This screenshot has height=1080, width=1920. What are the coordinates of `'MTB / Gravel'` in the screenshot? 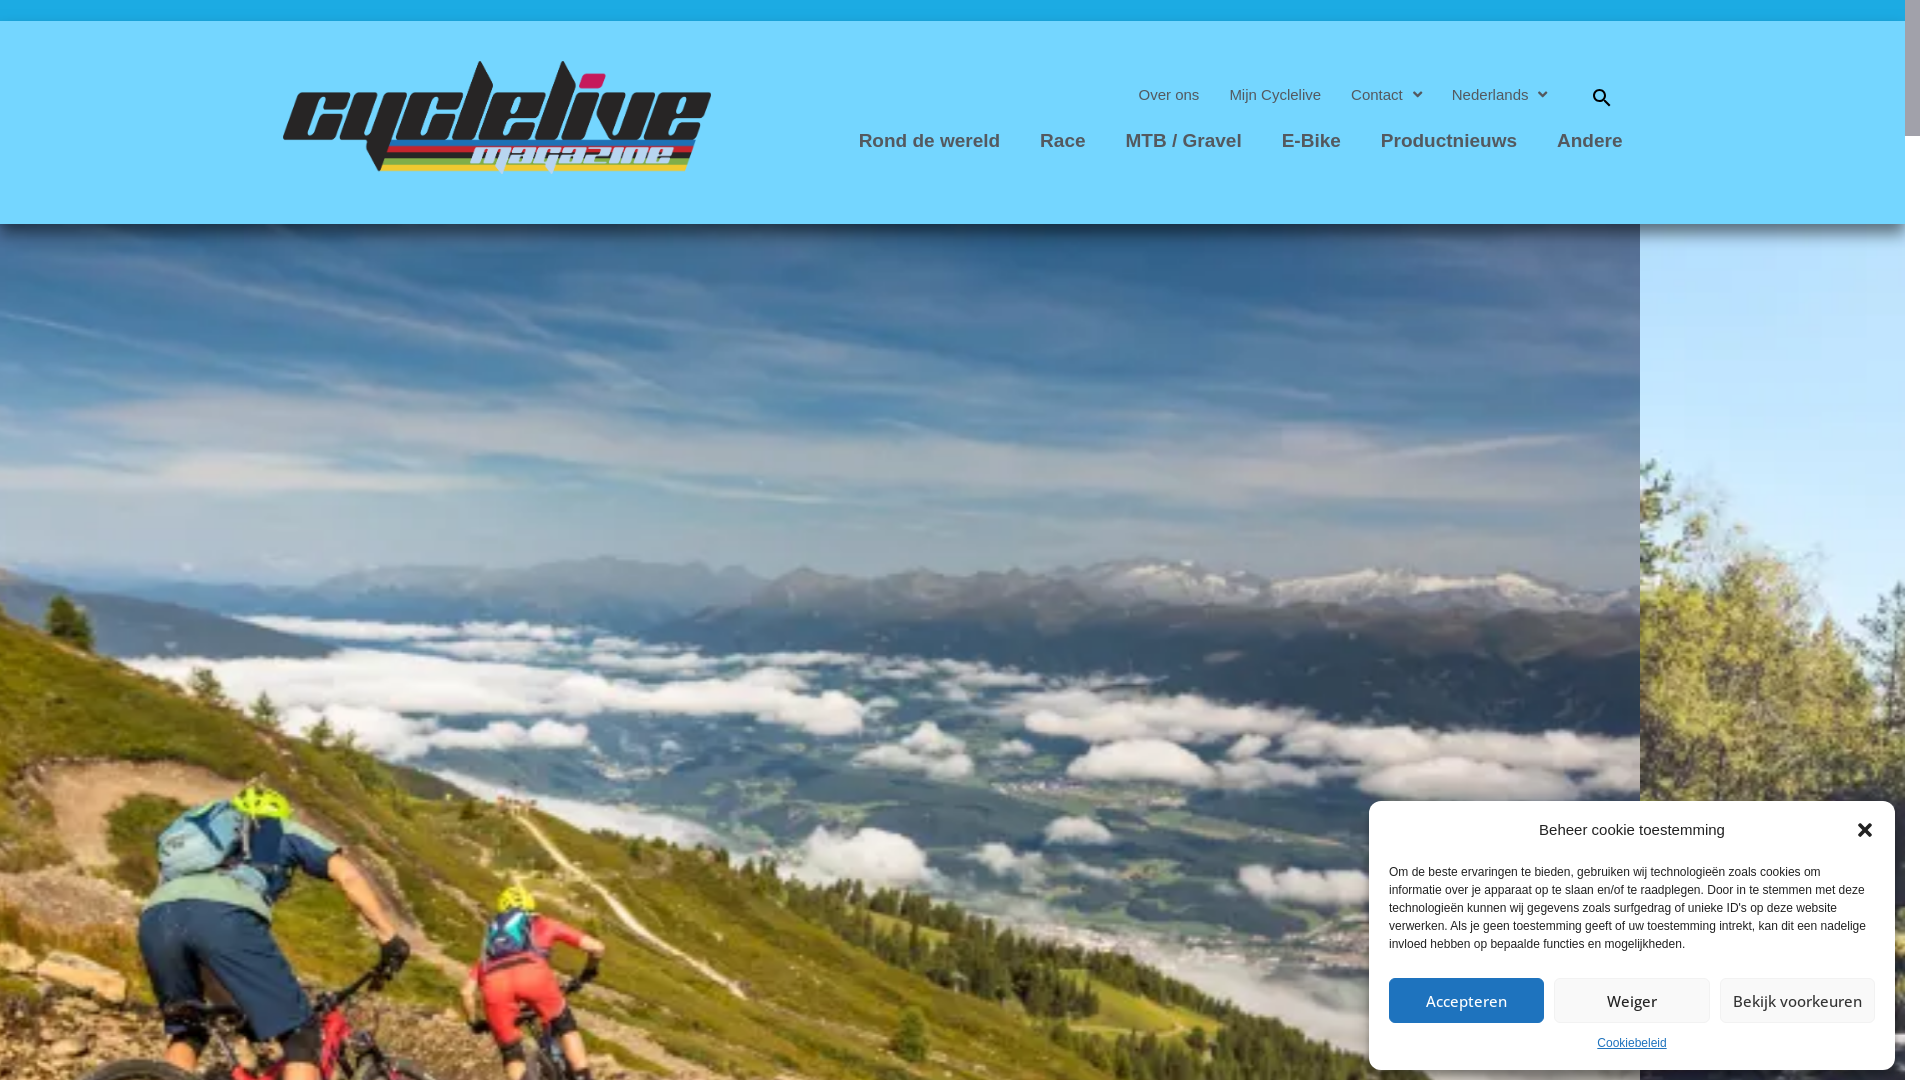 It's located at (1184, 140).